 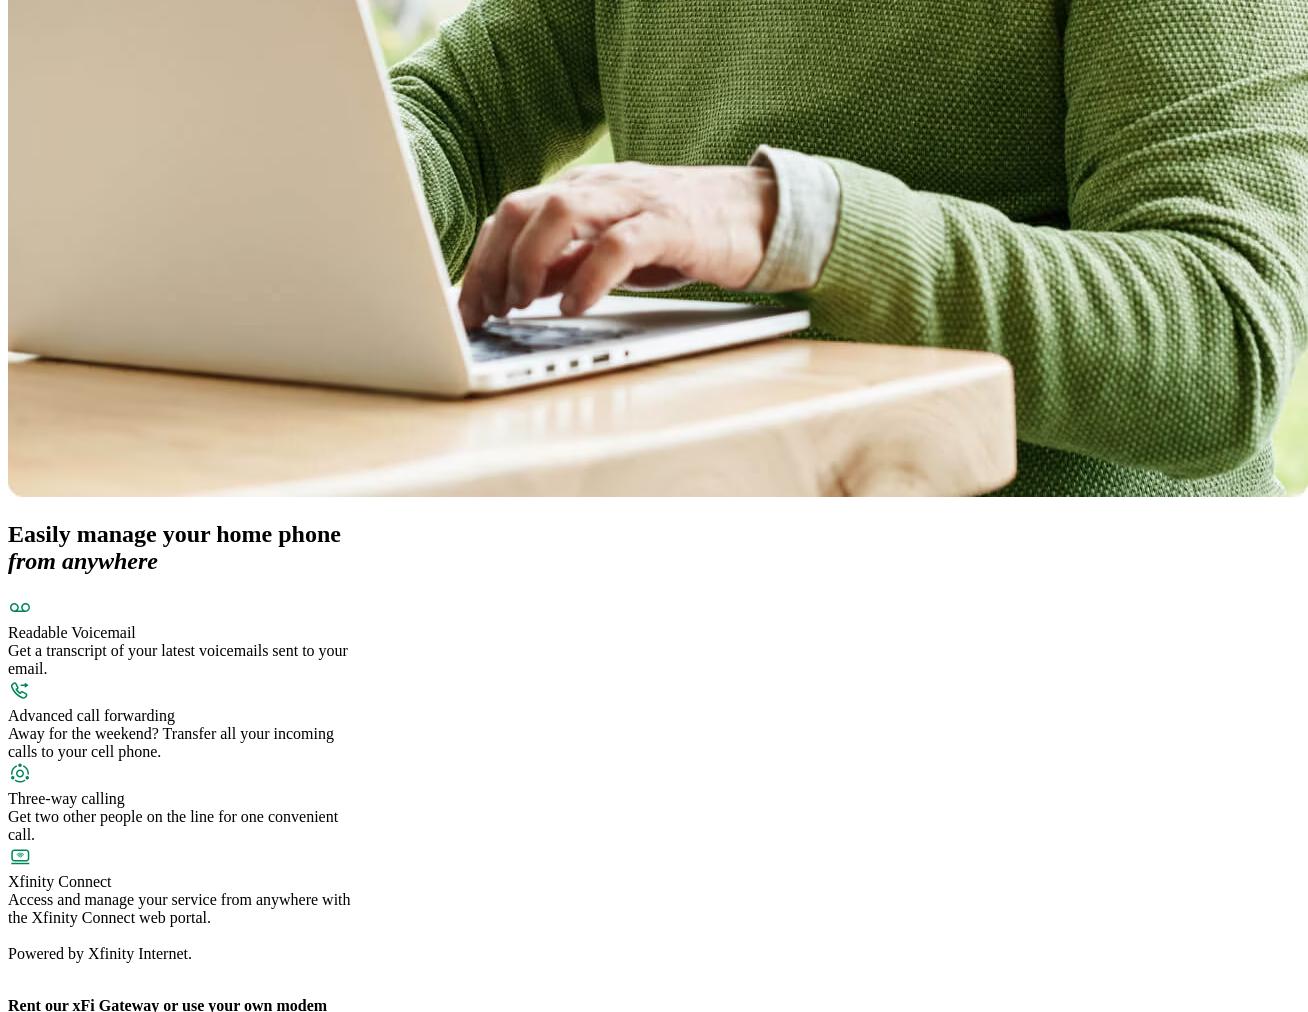 I want to click on 'Three-way calling', so click(x=66, y=797).